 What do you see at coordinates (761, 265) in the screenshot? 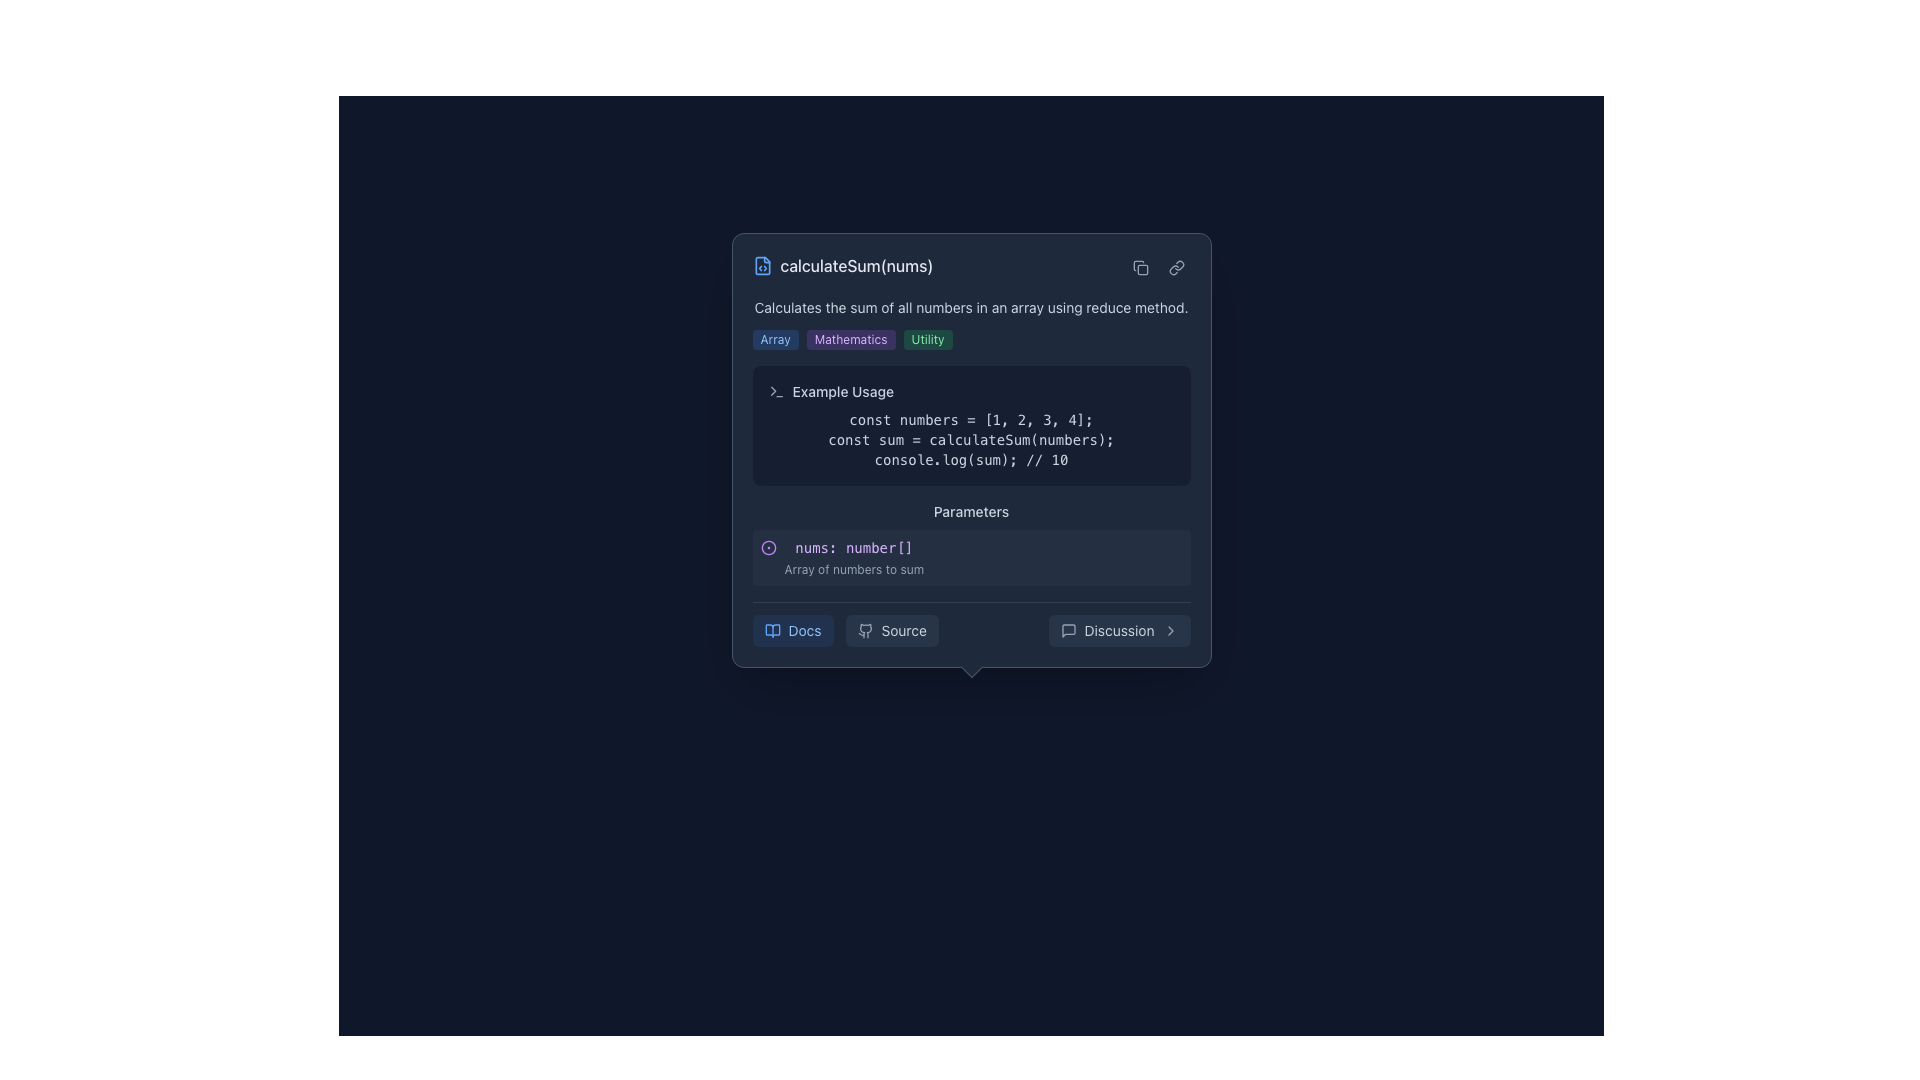
I see `the icon resembling a document with curly braces, which is located to the left of the text 'calculateSum(nums).'` at bounding box center [761, 265].